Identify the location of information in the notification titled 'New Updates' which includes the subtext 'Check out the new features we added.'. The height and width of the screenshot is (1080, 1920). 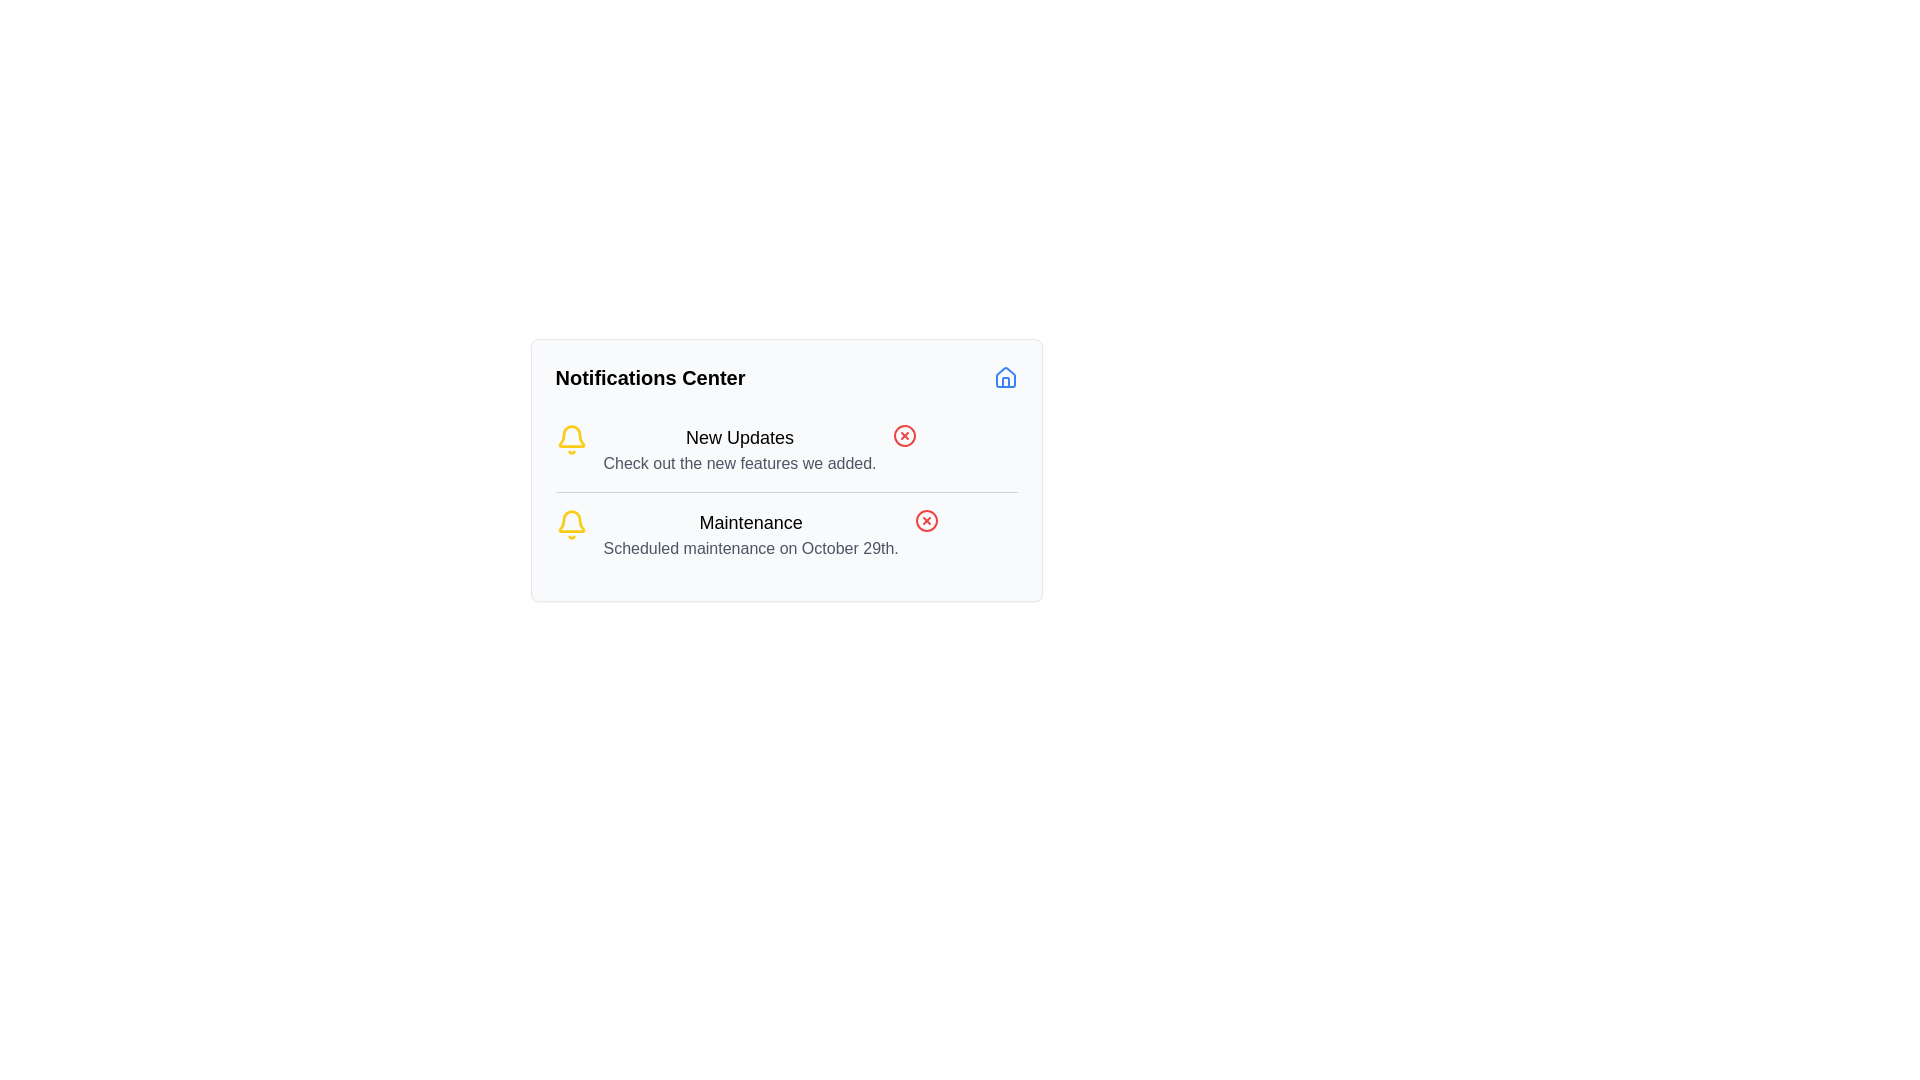
(738, 450).